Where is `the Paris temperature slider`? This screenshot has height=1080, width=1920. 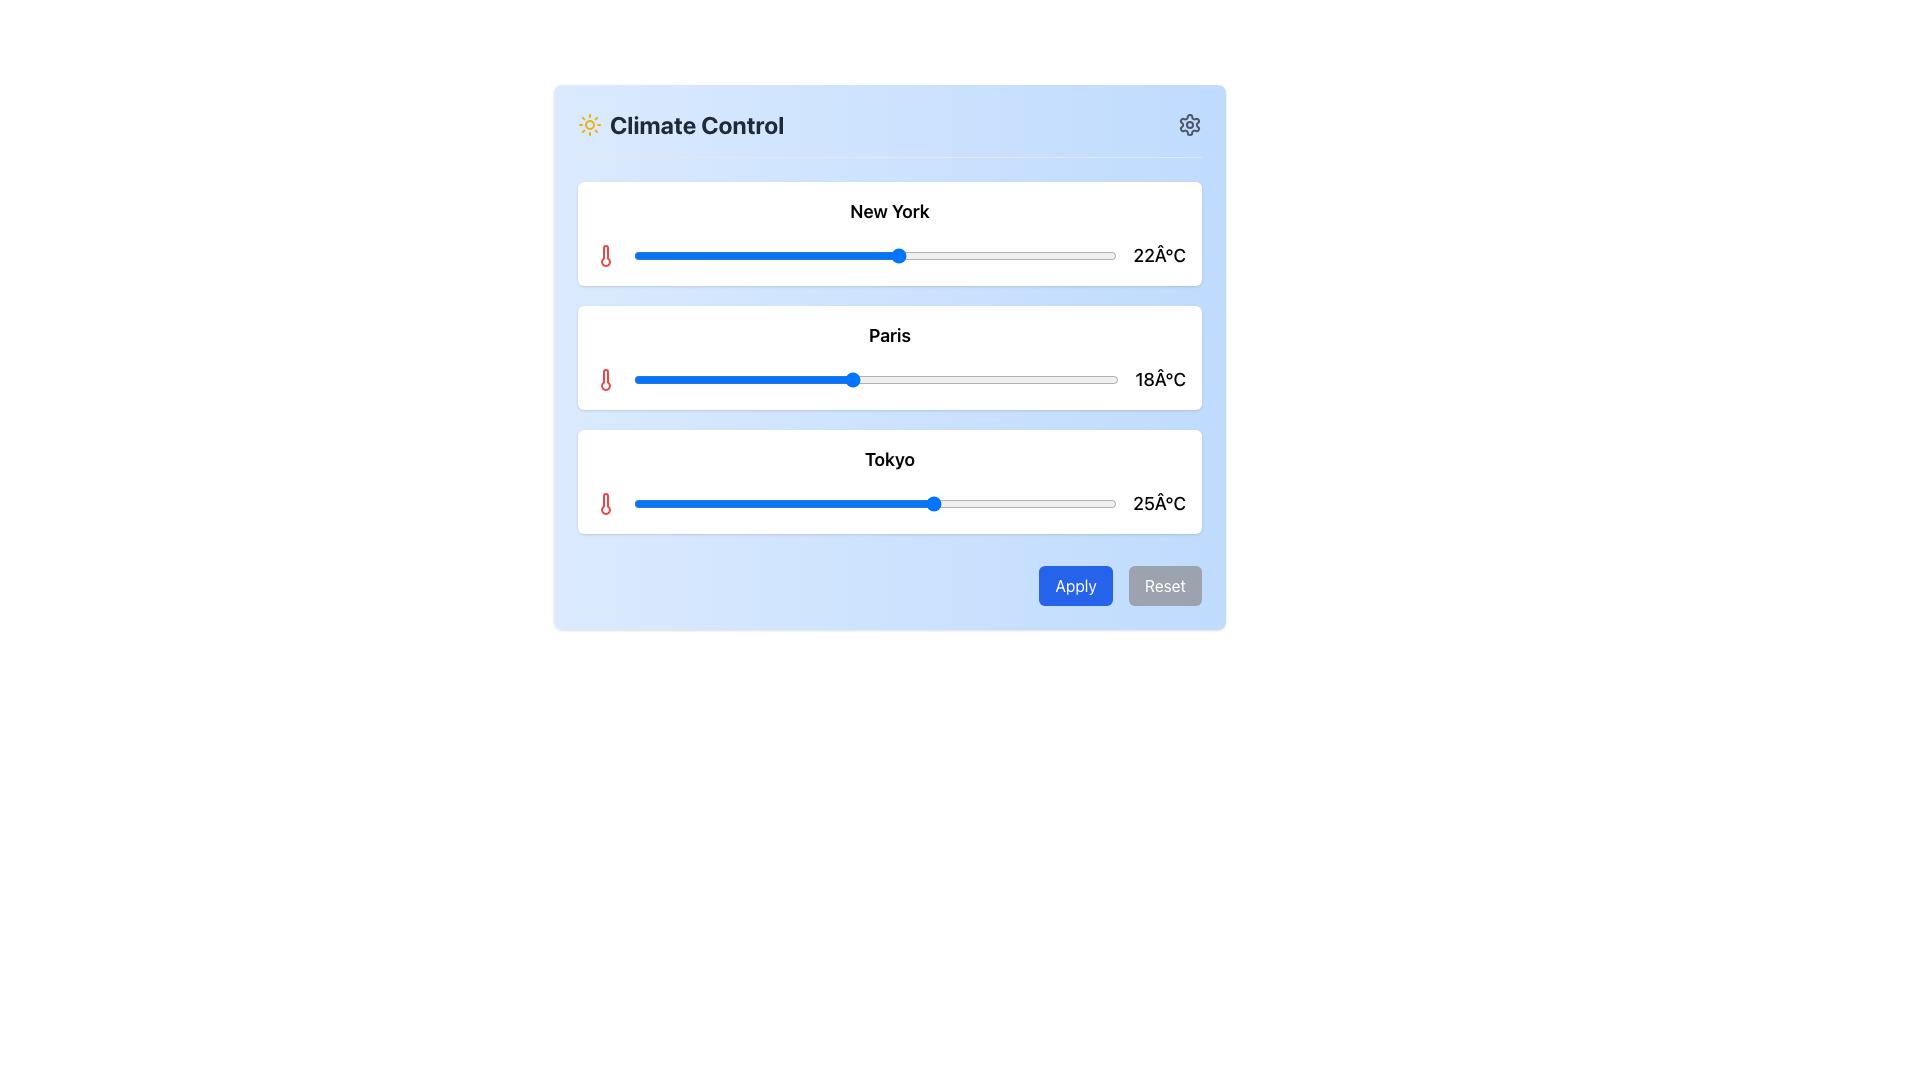 the Paris temperature slider is located at coordinates (1105, 380).